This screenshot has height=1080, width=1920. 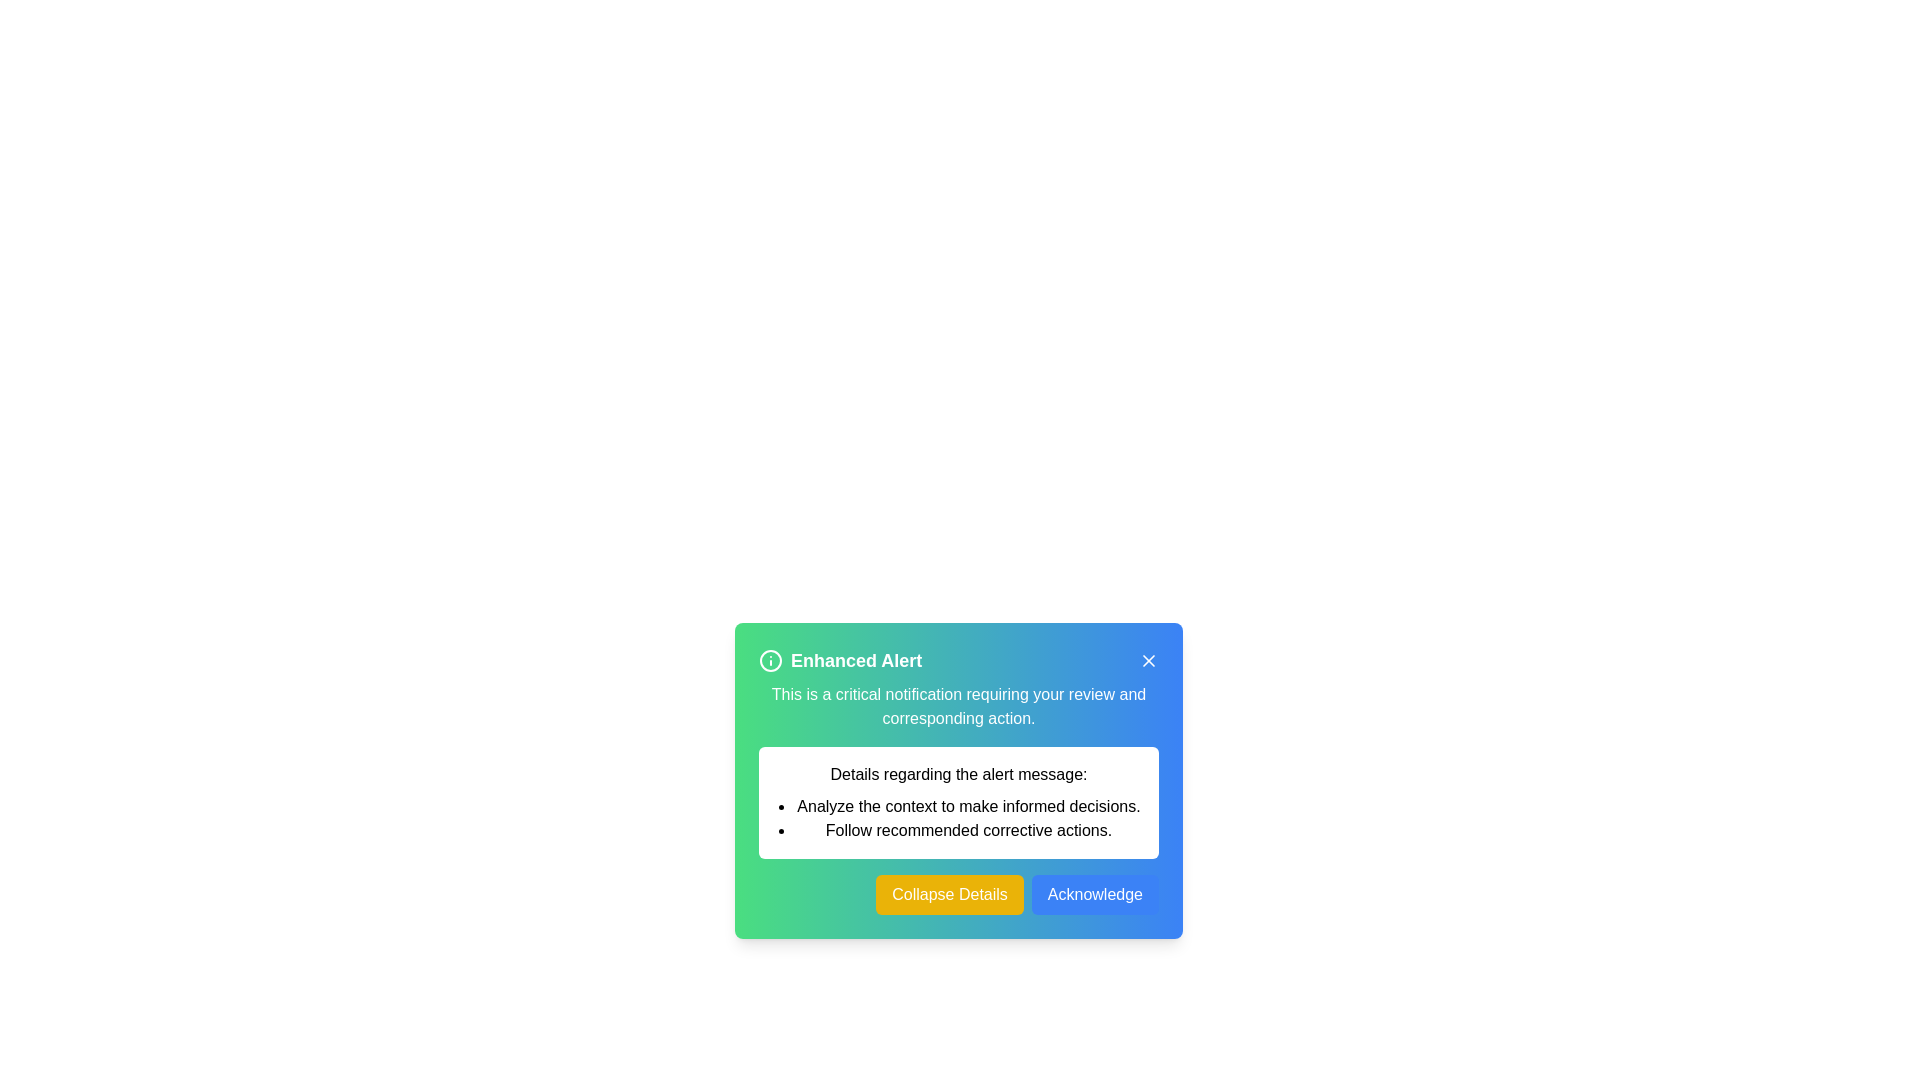 What do you see at coordinates (949, 893) in the screenshot?
I see `the collapse button located in the bottom-right section of the dialog box to hide additional details` at bounding box center [949, 893].